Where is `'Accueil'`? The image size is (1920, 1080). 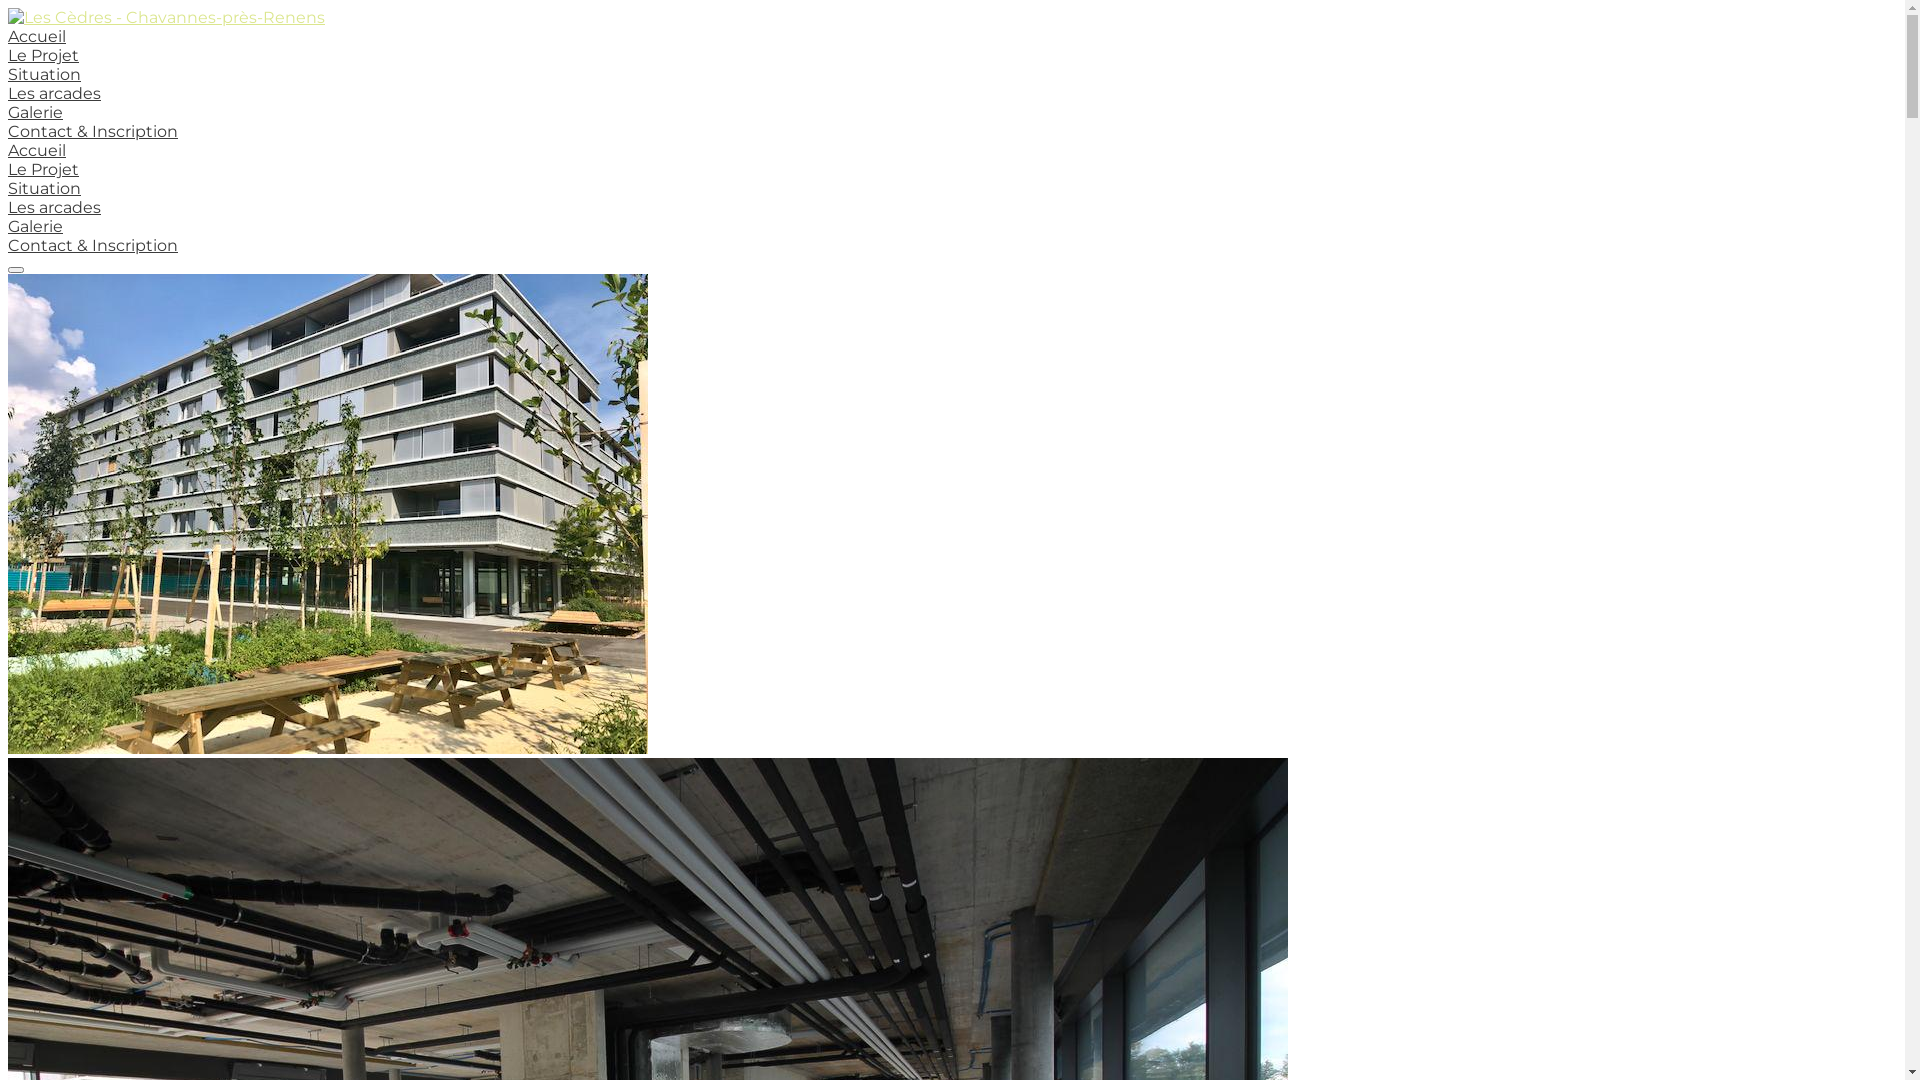
'Accueil' is located at coordinates (37, 149).